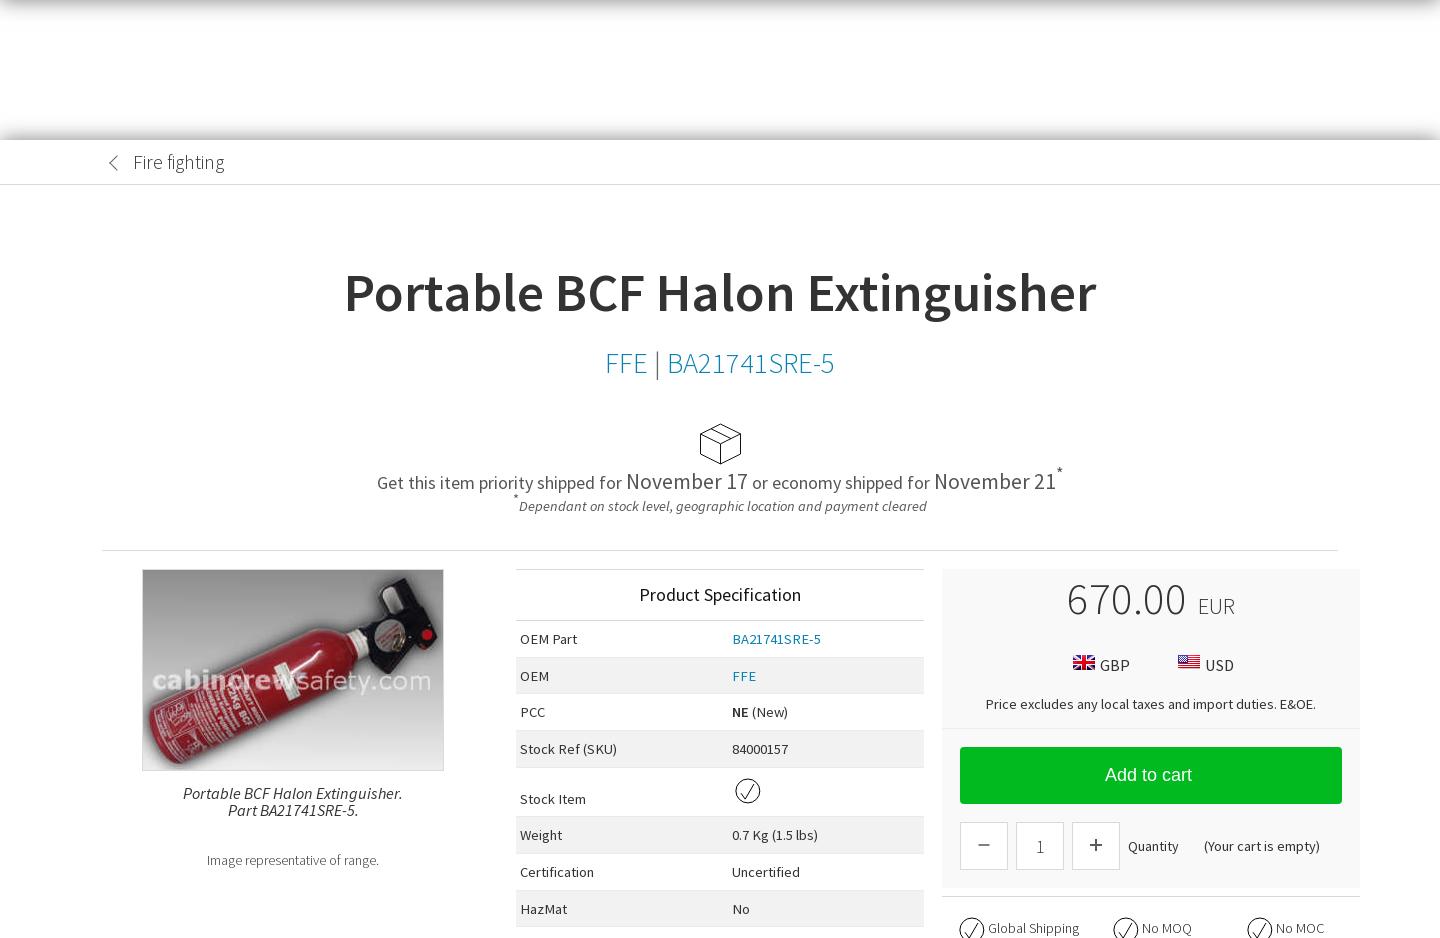 The image size is (1440, 938). What do you see at coordinates (1312, 109) in the screenshot?
I see `'Contact'` at bounding box center [1312, 109].